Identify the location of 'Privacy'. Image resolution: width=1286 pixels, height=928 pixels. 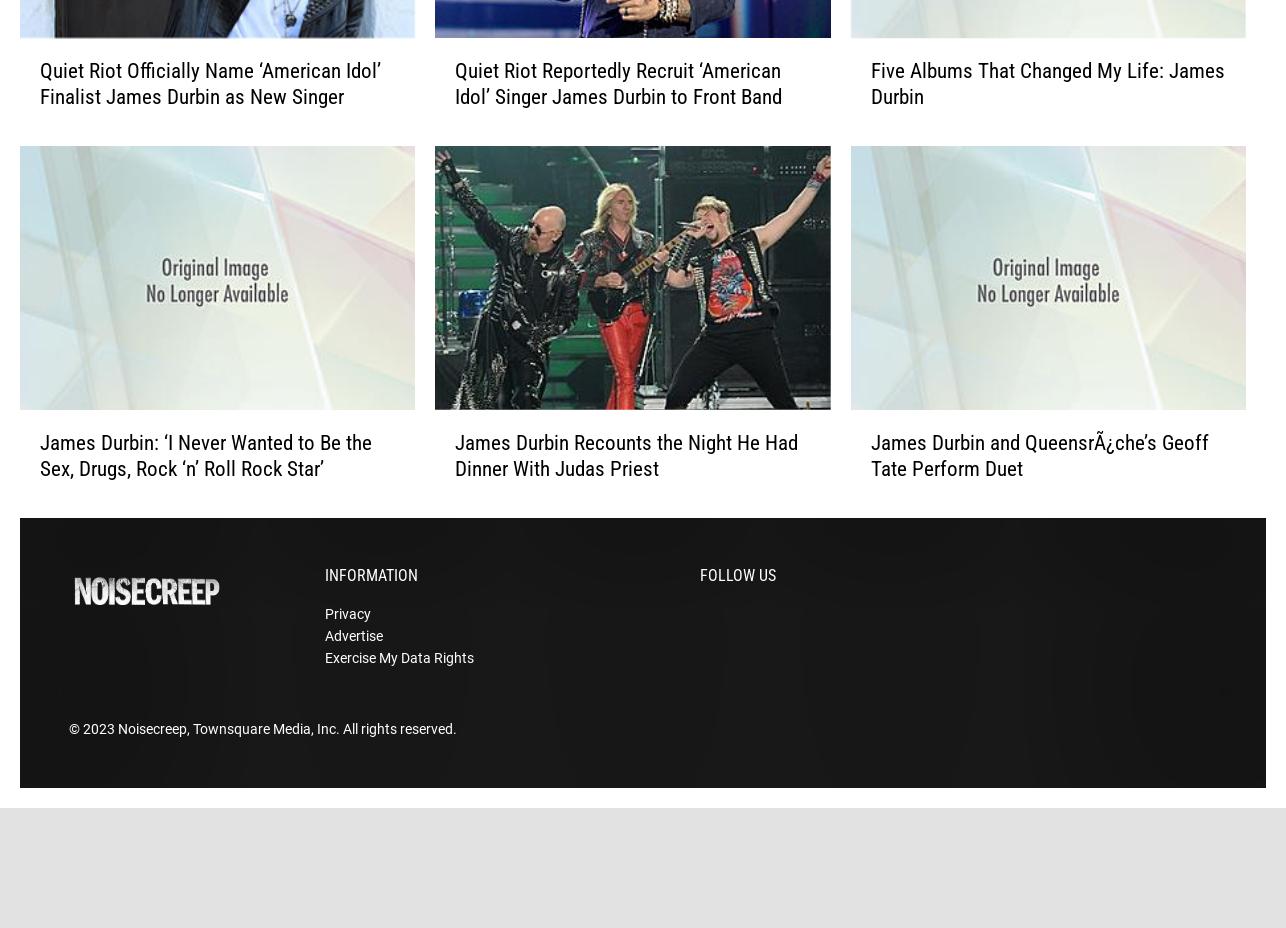
(323, 644).